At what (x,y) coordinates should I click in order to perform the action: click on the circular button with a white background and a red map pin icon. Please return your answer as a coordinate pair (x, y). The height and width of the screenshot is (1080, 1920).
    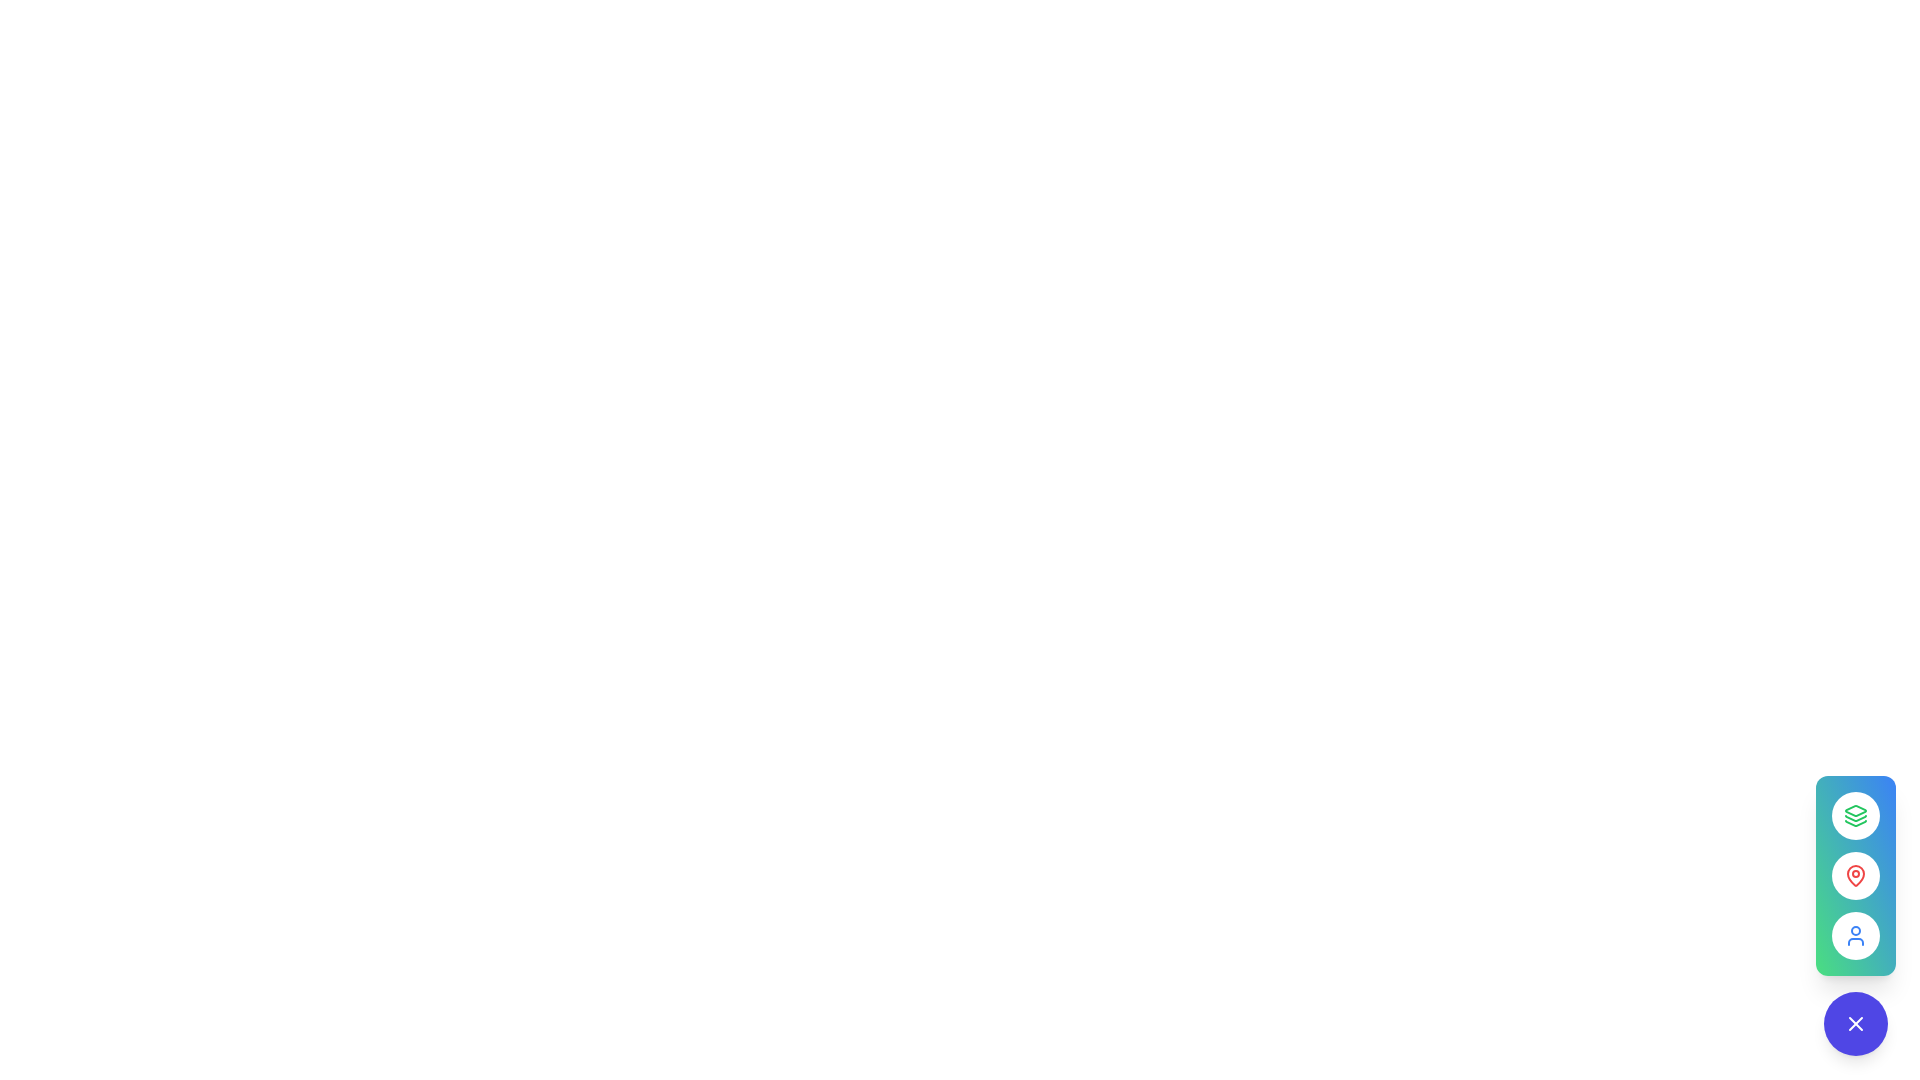
    Looking at the image, I should click on (1855, 874).